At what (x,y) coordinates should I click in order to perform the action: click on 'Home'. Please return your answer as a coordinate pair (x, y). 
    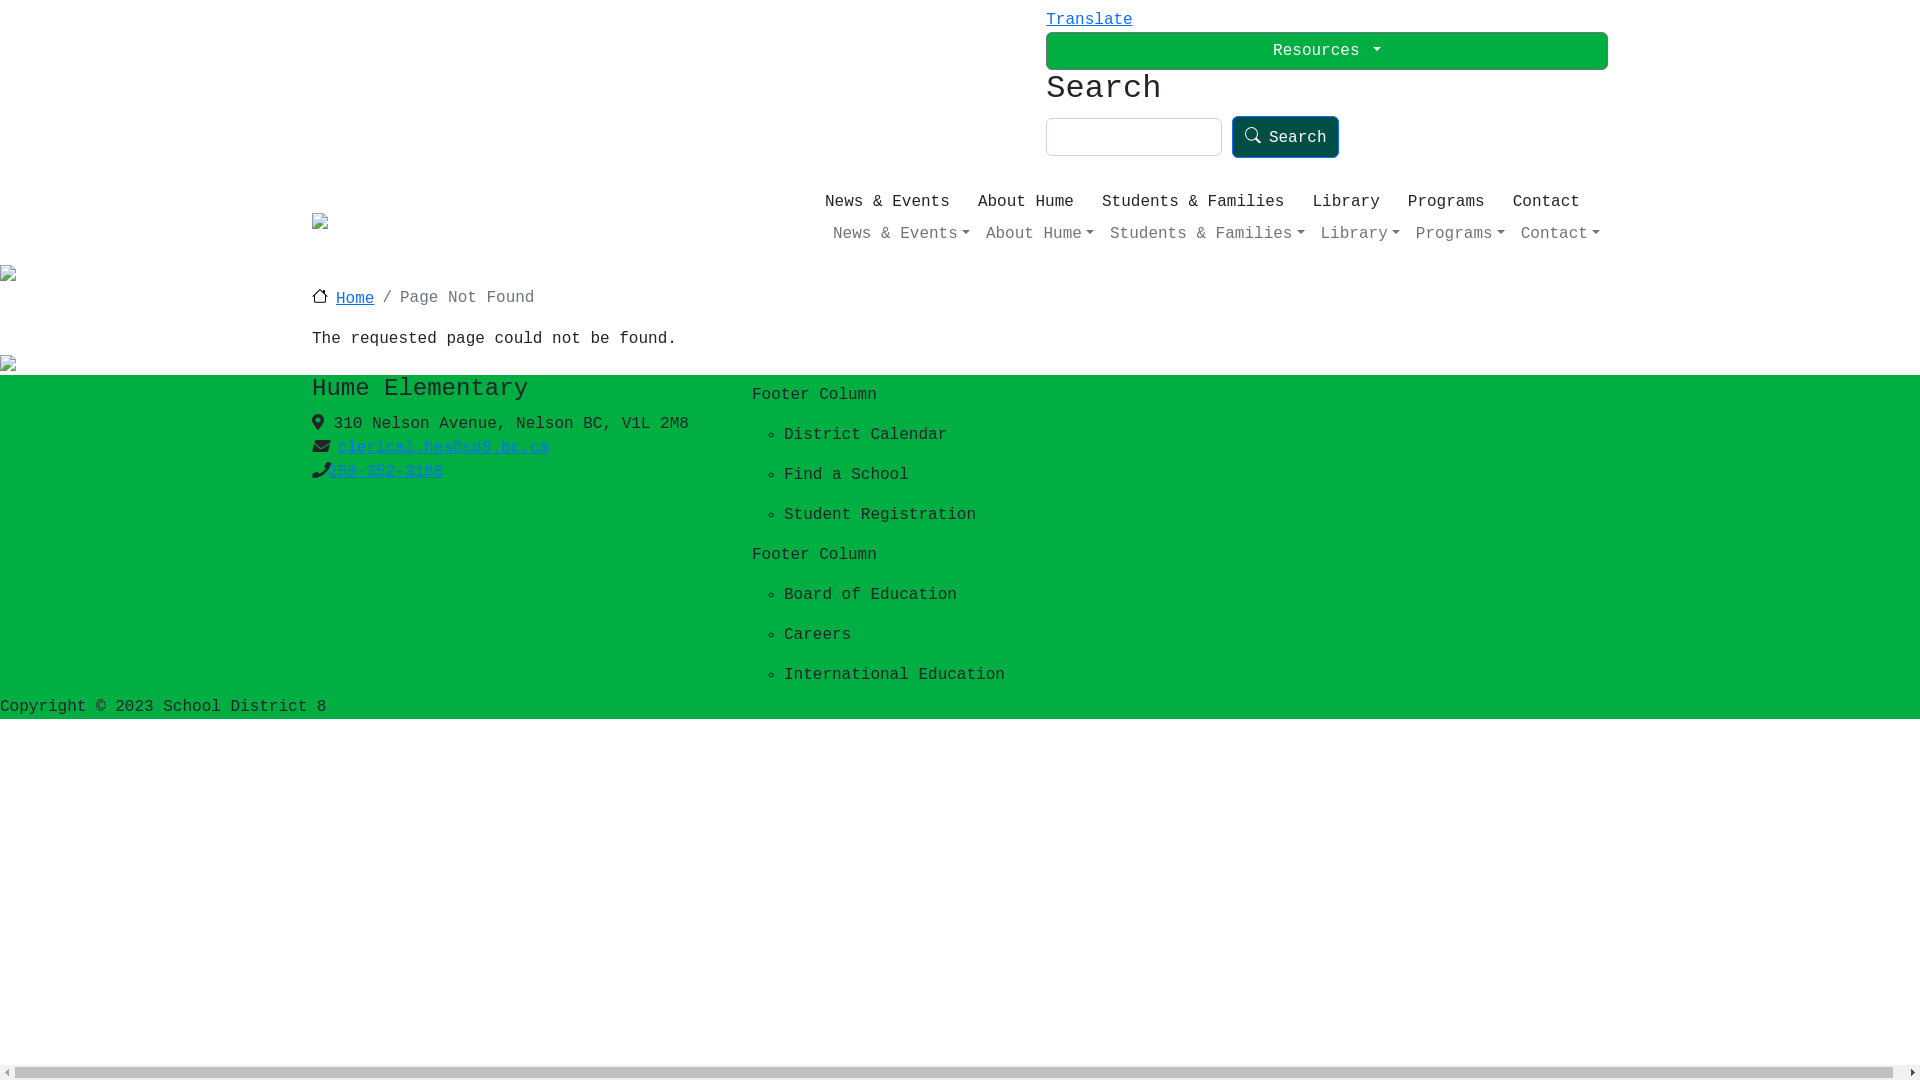
    Looking at the image, I should click on (342, 299).